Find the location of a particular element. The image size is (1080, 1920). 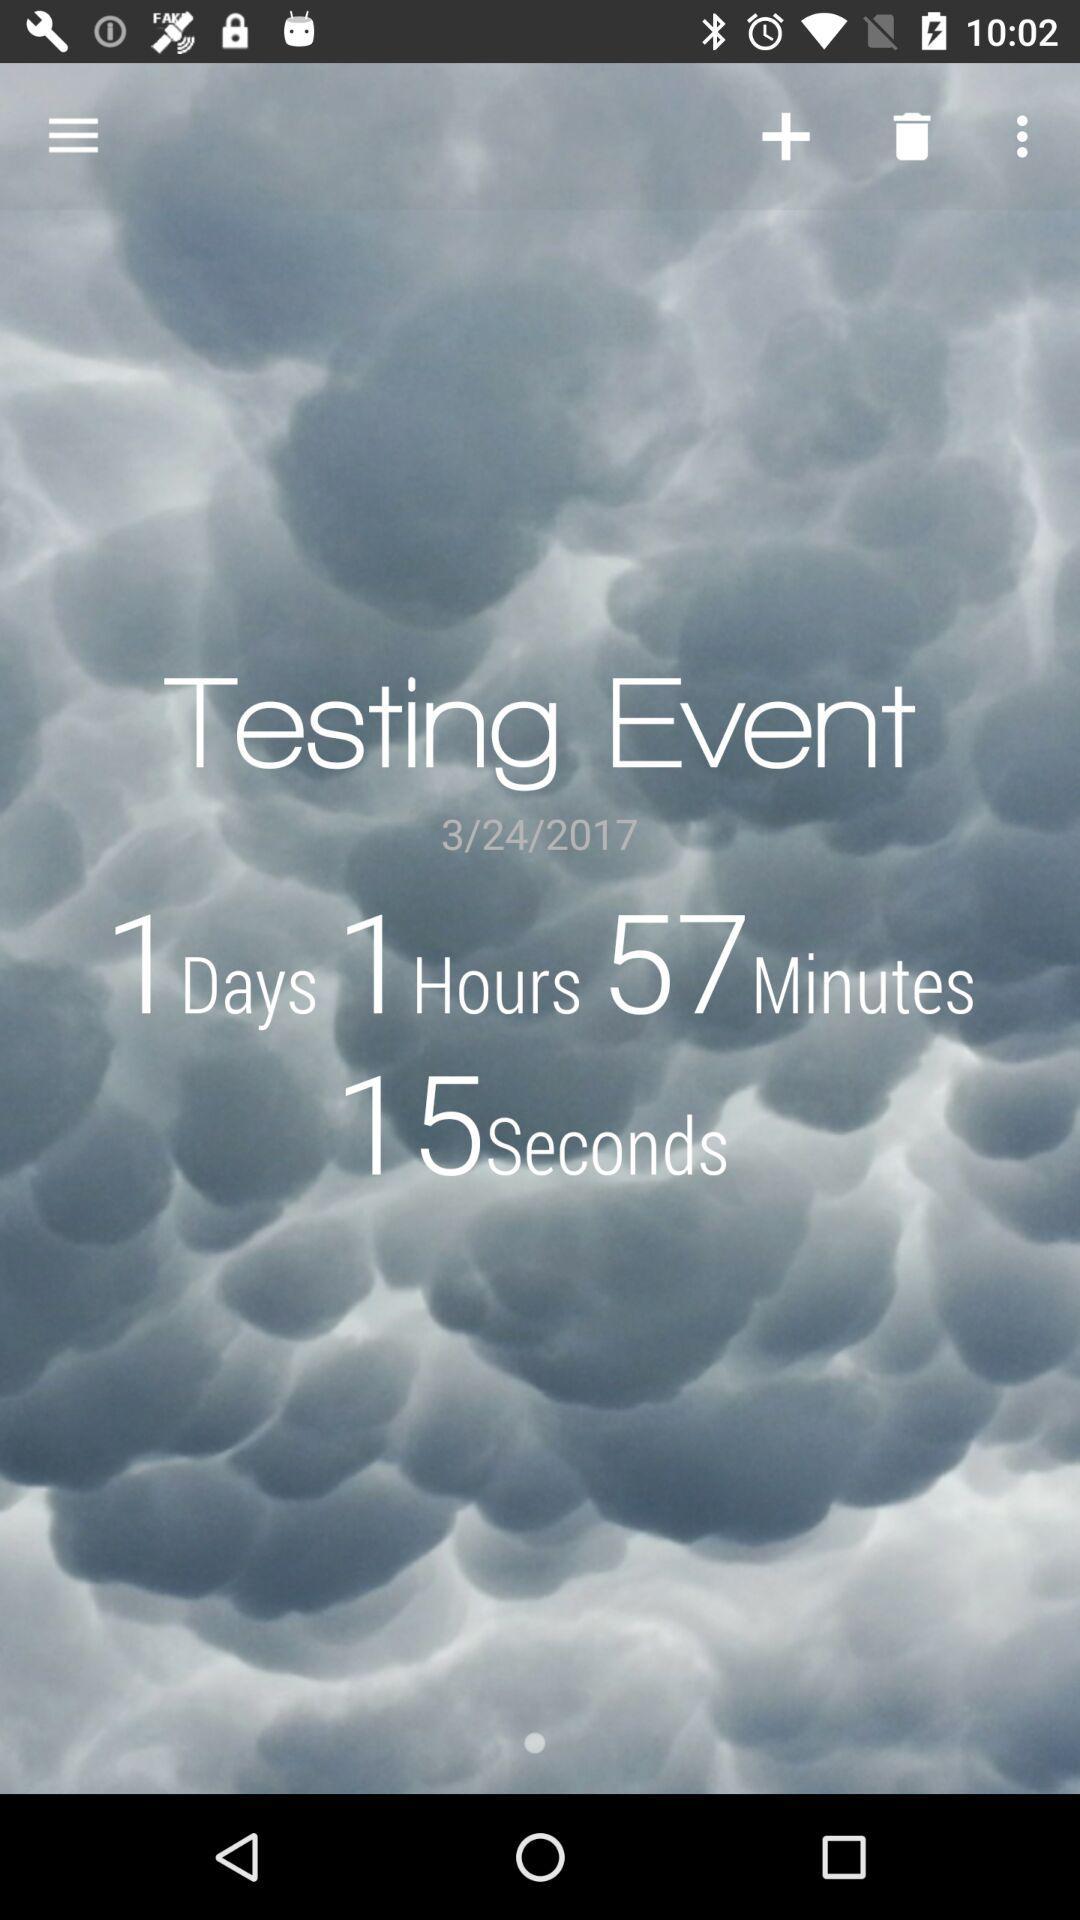

the item above the 1days 1hours 57minutes is located at coordinates (1027, 135).